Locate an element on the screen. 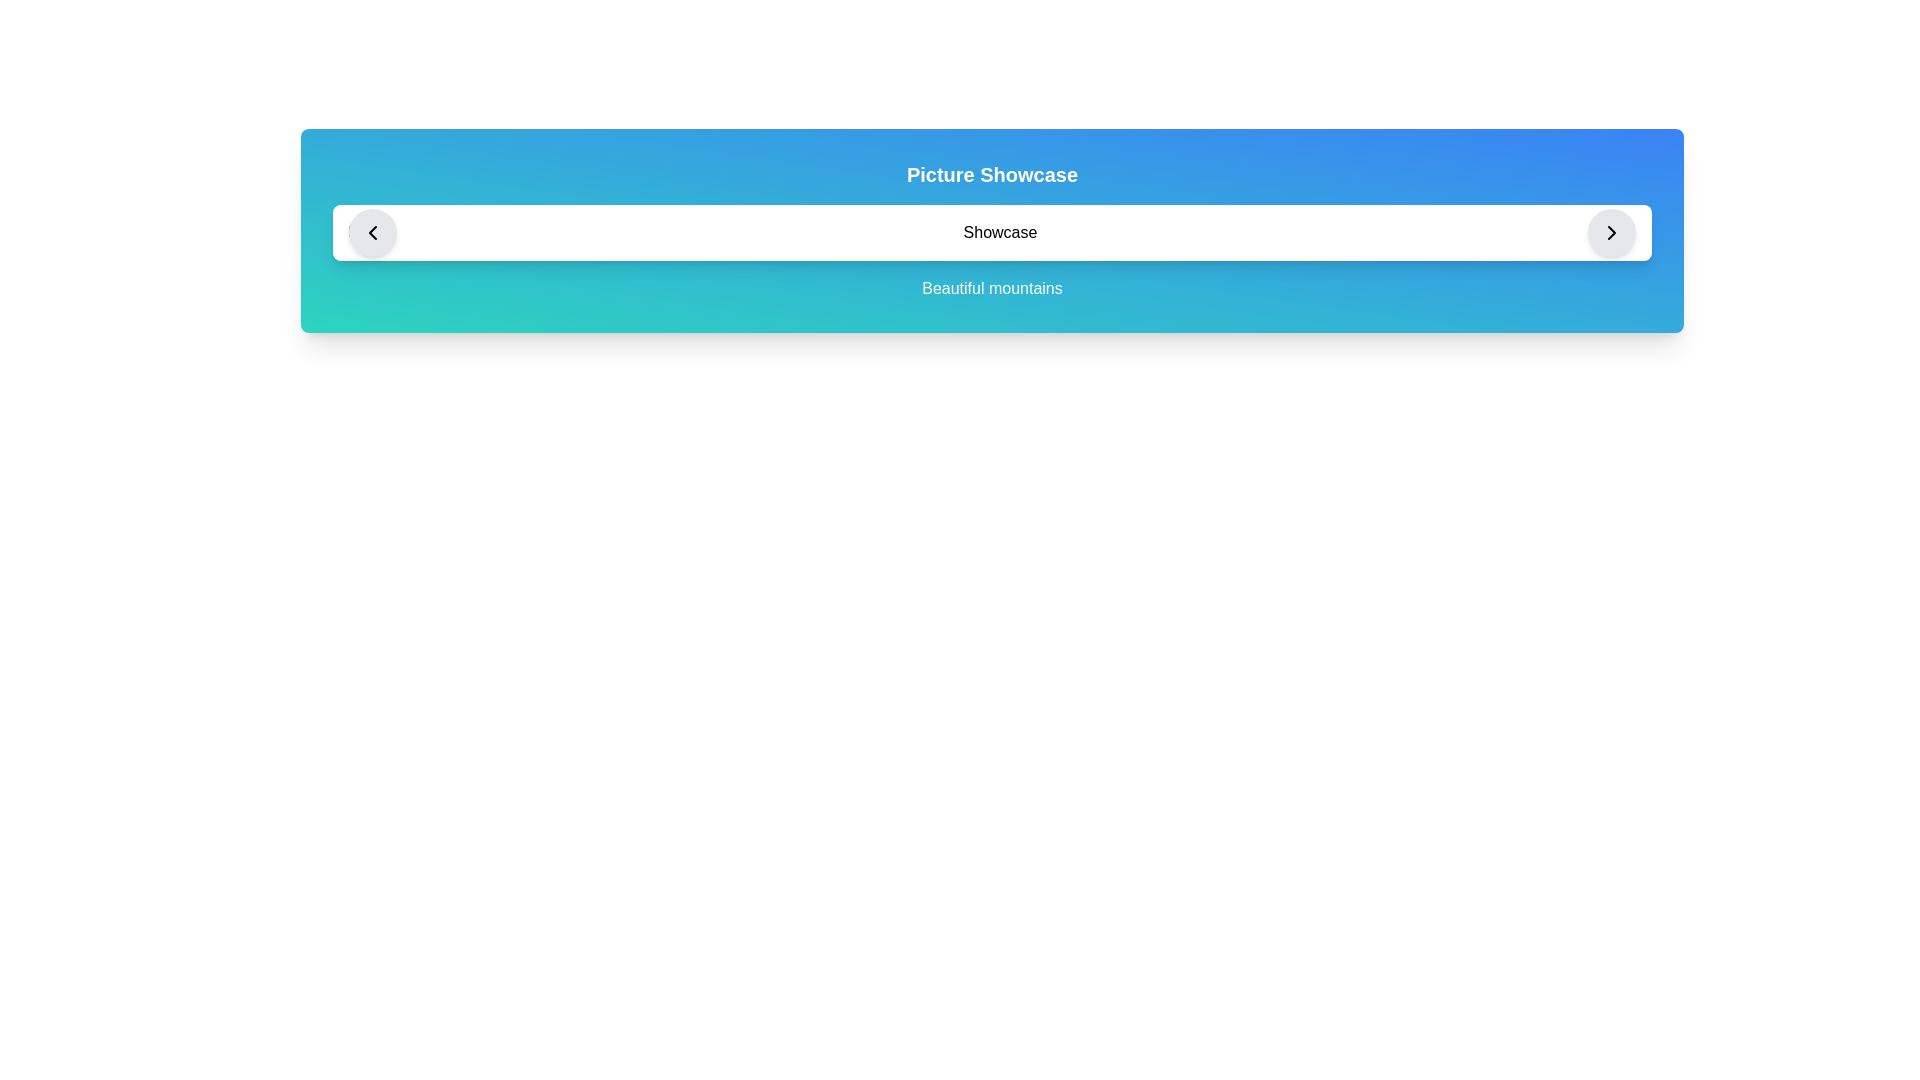  the centrally located image element that showcases visual content in the image carousel, positioned between navigation buttons is located at coordinates (992, 231).